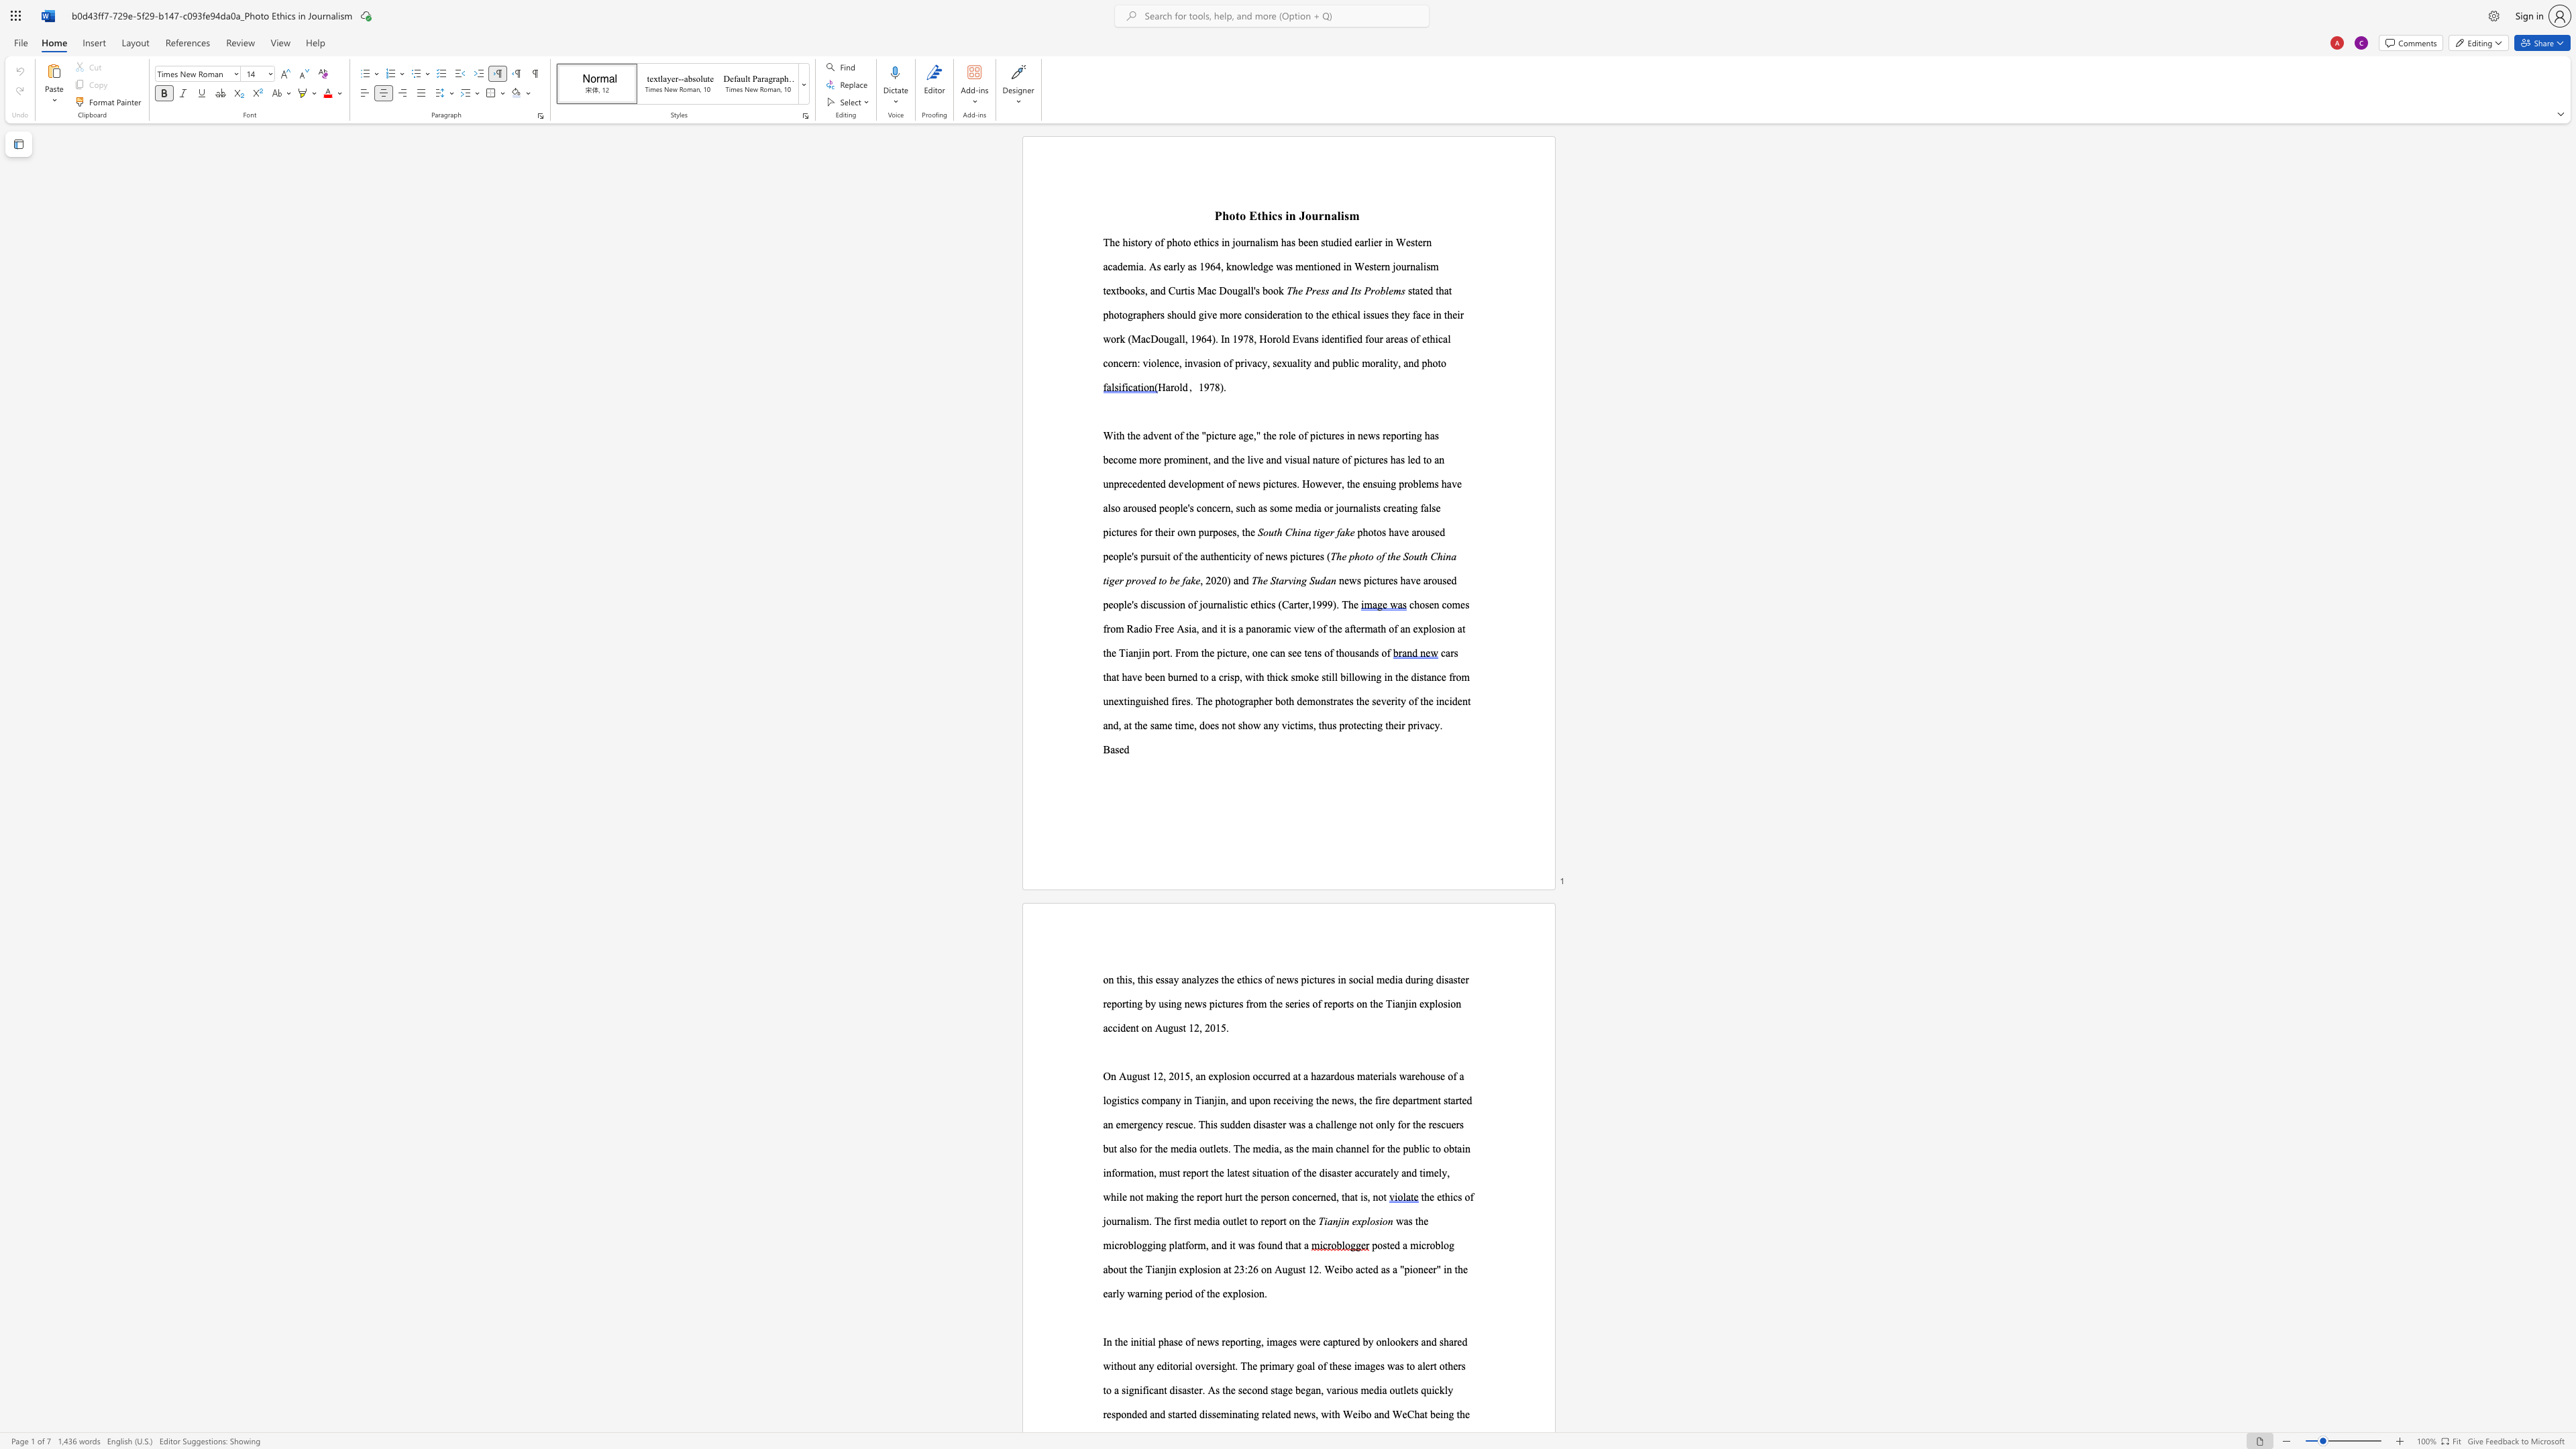 The height and width of the screenshot is (1449, 2576). Describe the element at coordinates (1256, 215) in the screenshot. I see `the subset text "thics in Journ" within the text "Photo Ethics in Journalism"` at that location.